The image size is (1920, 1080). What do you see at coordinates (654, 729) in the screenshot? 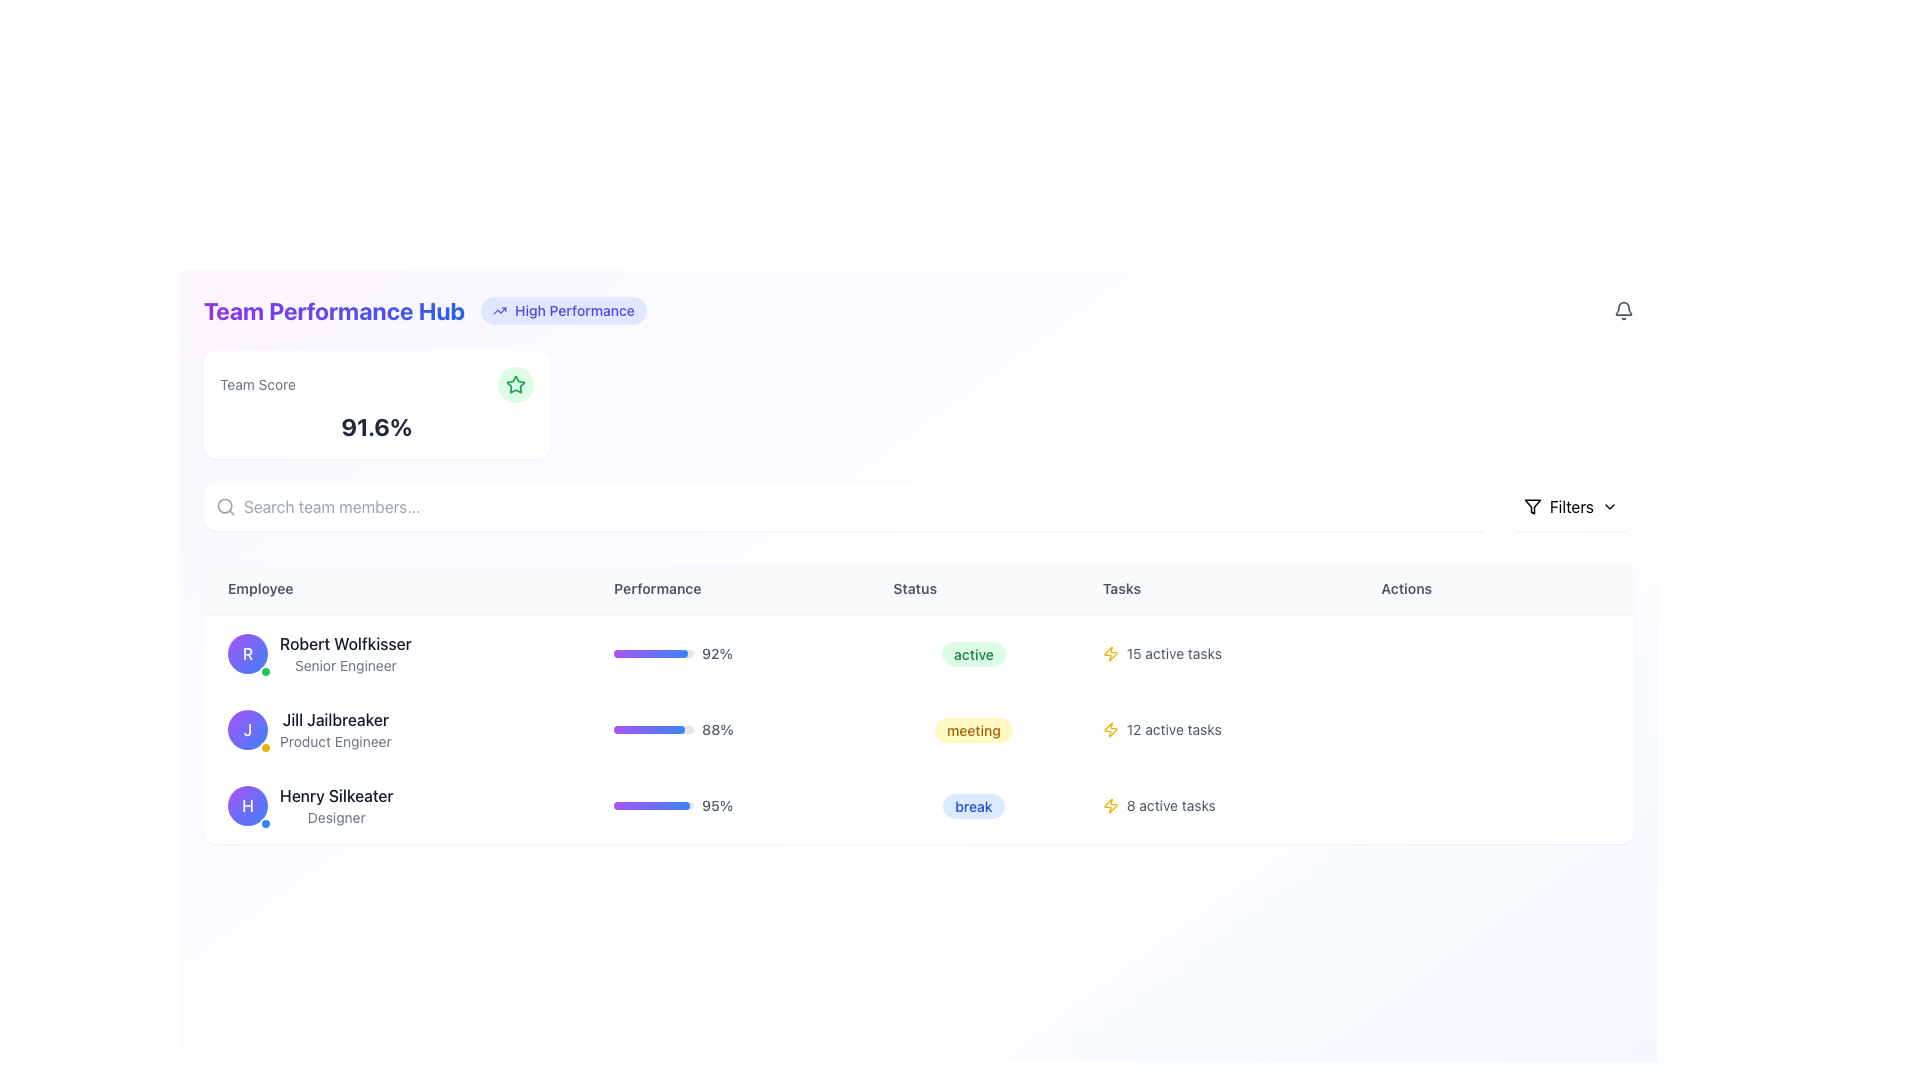
I see `the progress bar located in the 'Performance' column of the second row of the employee list` at bounding box center [654, 729].